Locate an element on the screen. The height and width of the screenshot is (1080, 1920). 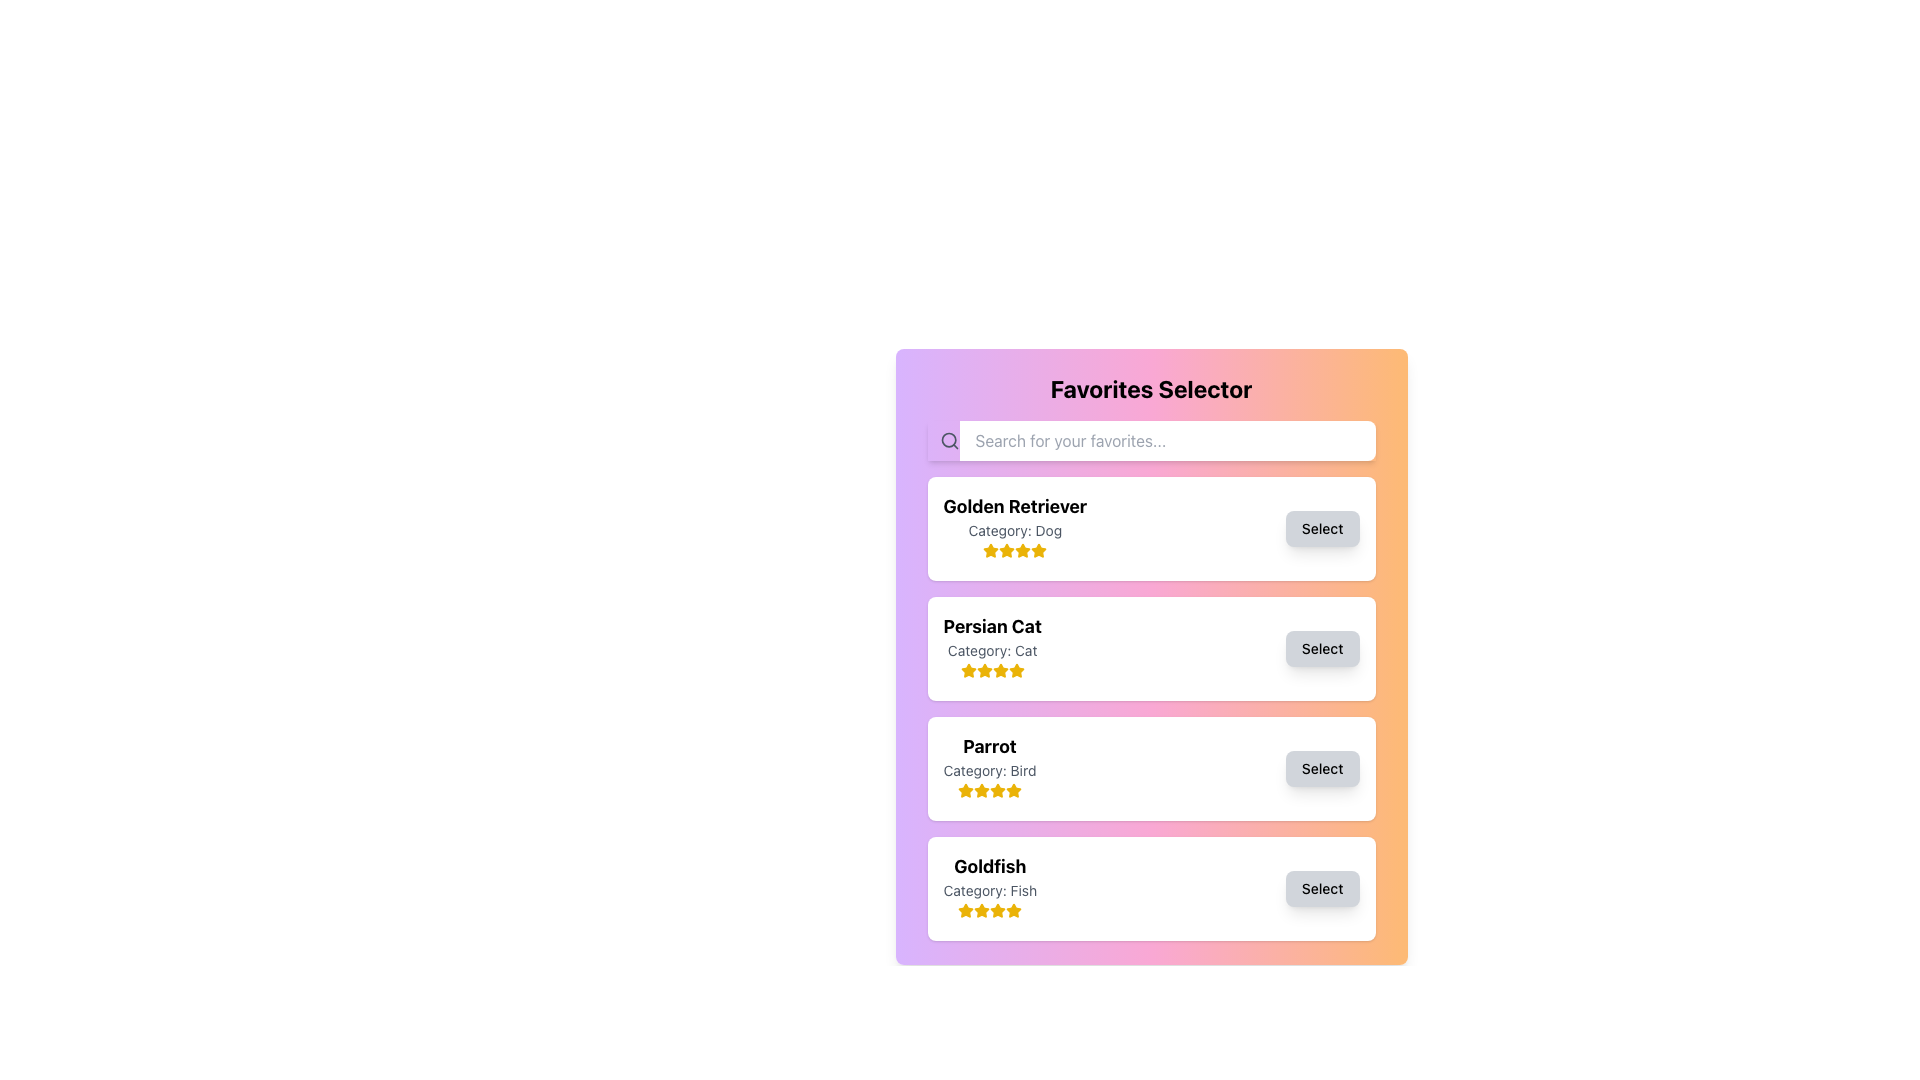
the third star icon in the rating system for the 'Golden Retriever' option, which is centrally positioned among the five stars is located at coordinates (1023, 550).